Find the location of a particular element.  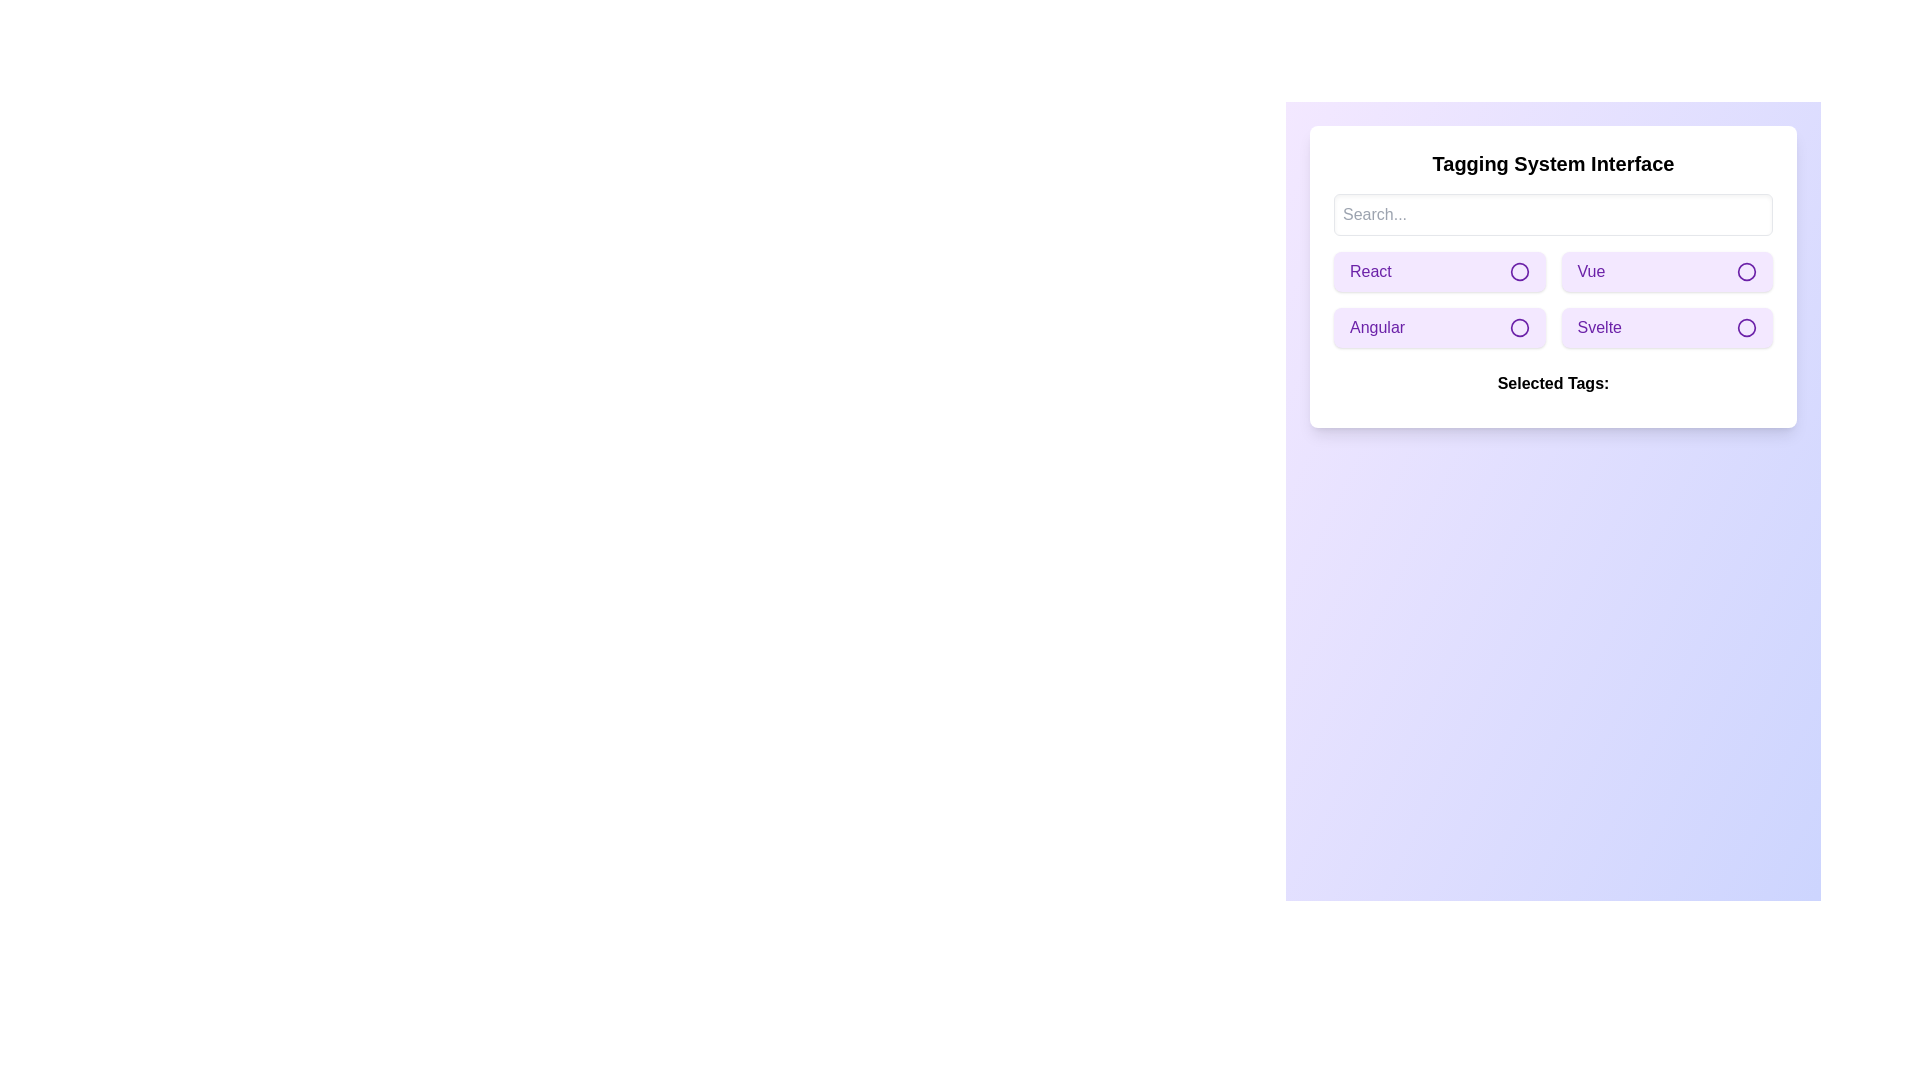

the interactive button is located at coordinates (1666, 326).